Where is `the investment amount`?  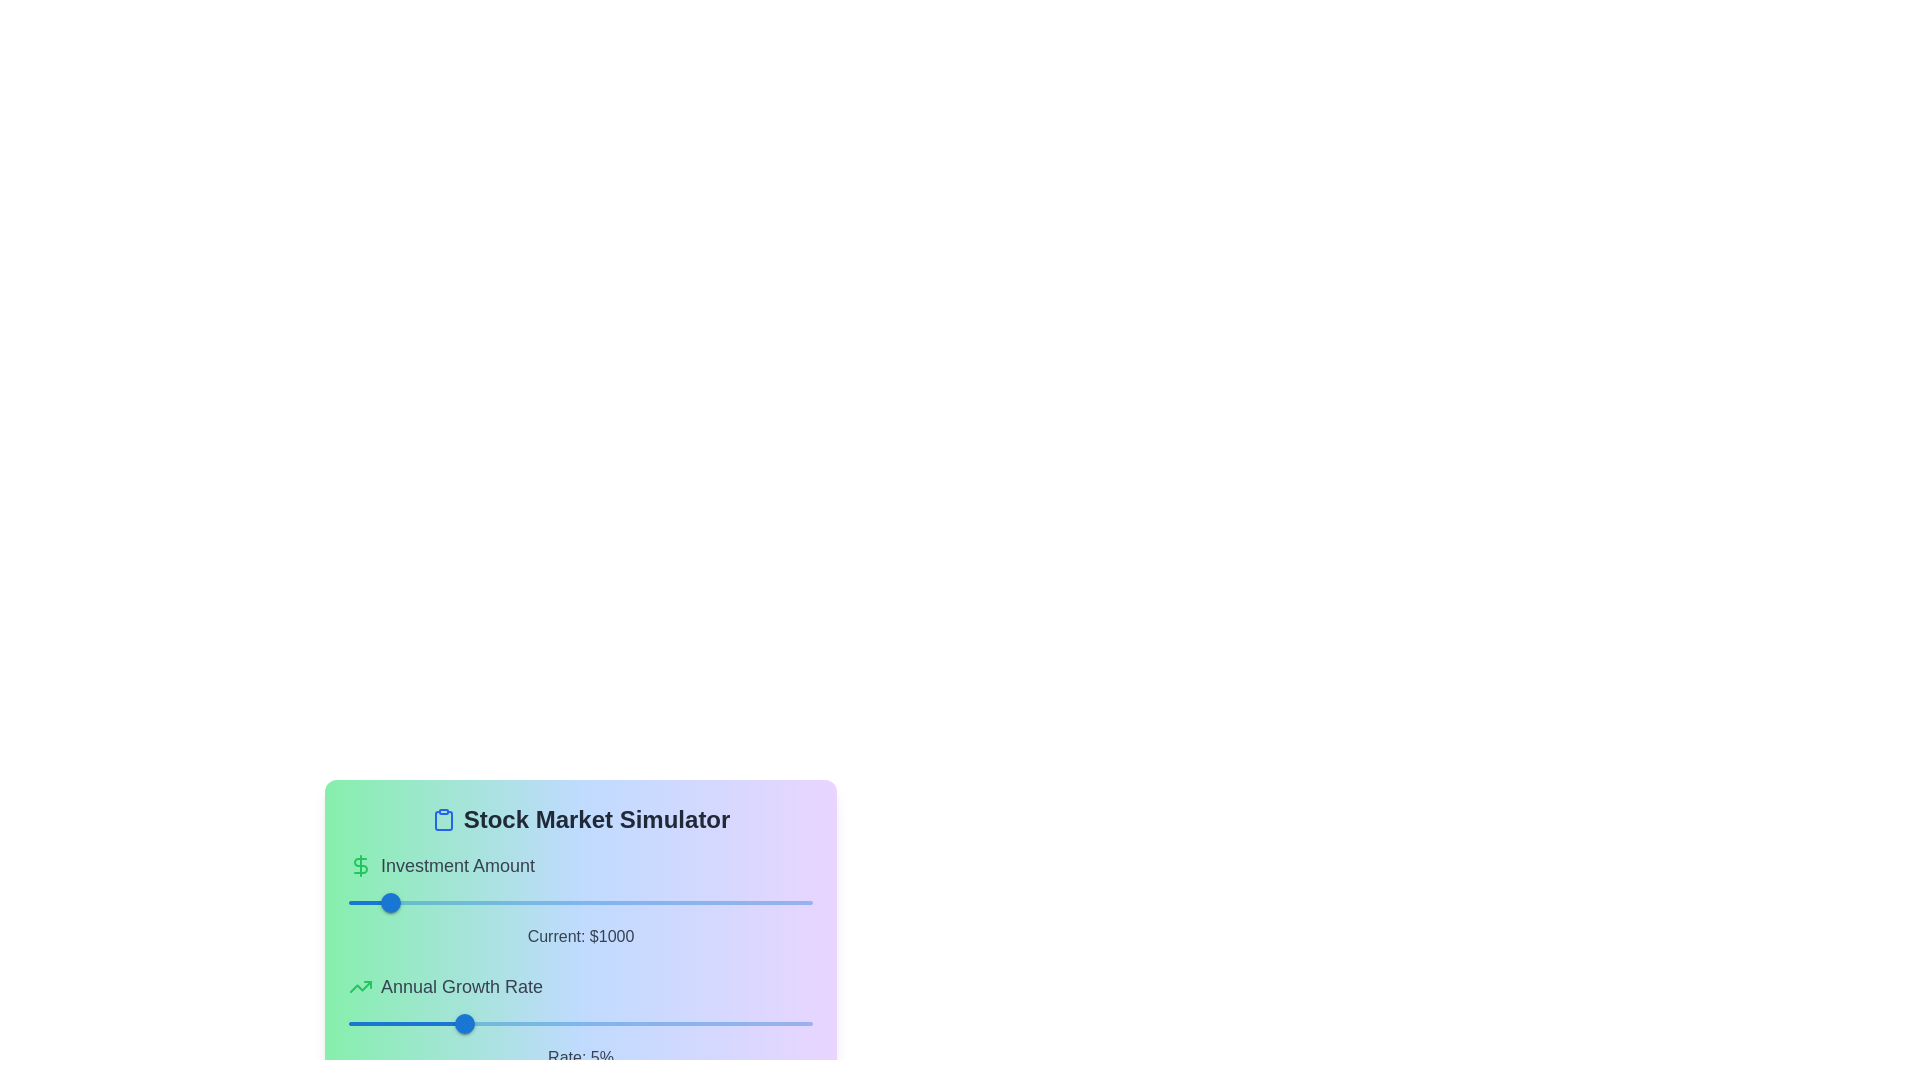 the investment amount is located at coordinates (379, 902).